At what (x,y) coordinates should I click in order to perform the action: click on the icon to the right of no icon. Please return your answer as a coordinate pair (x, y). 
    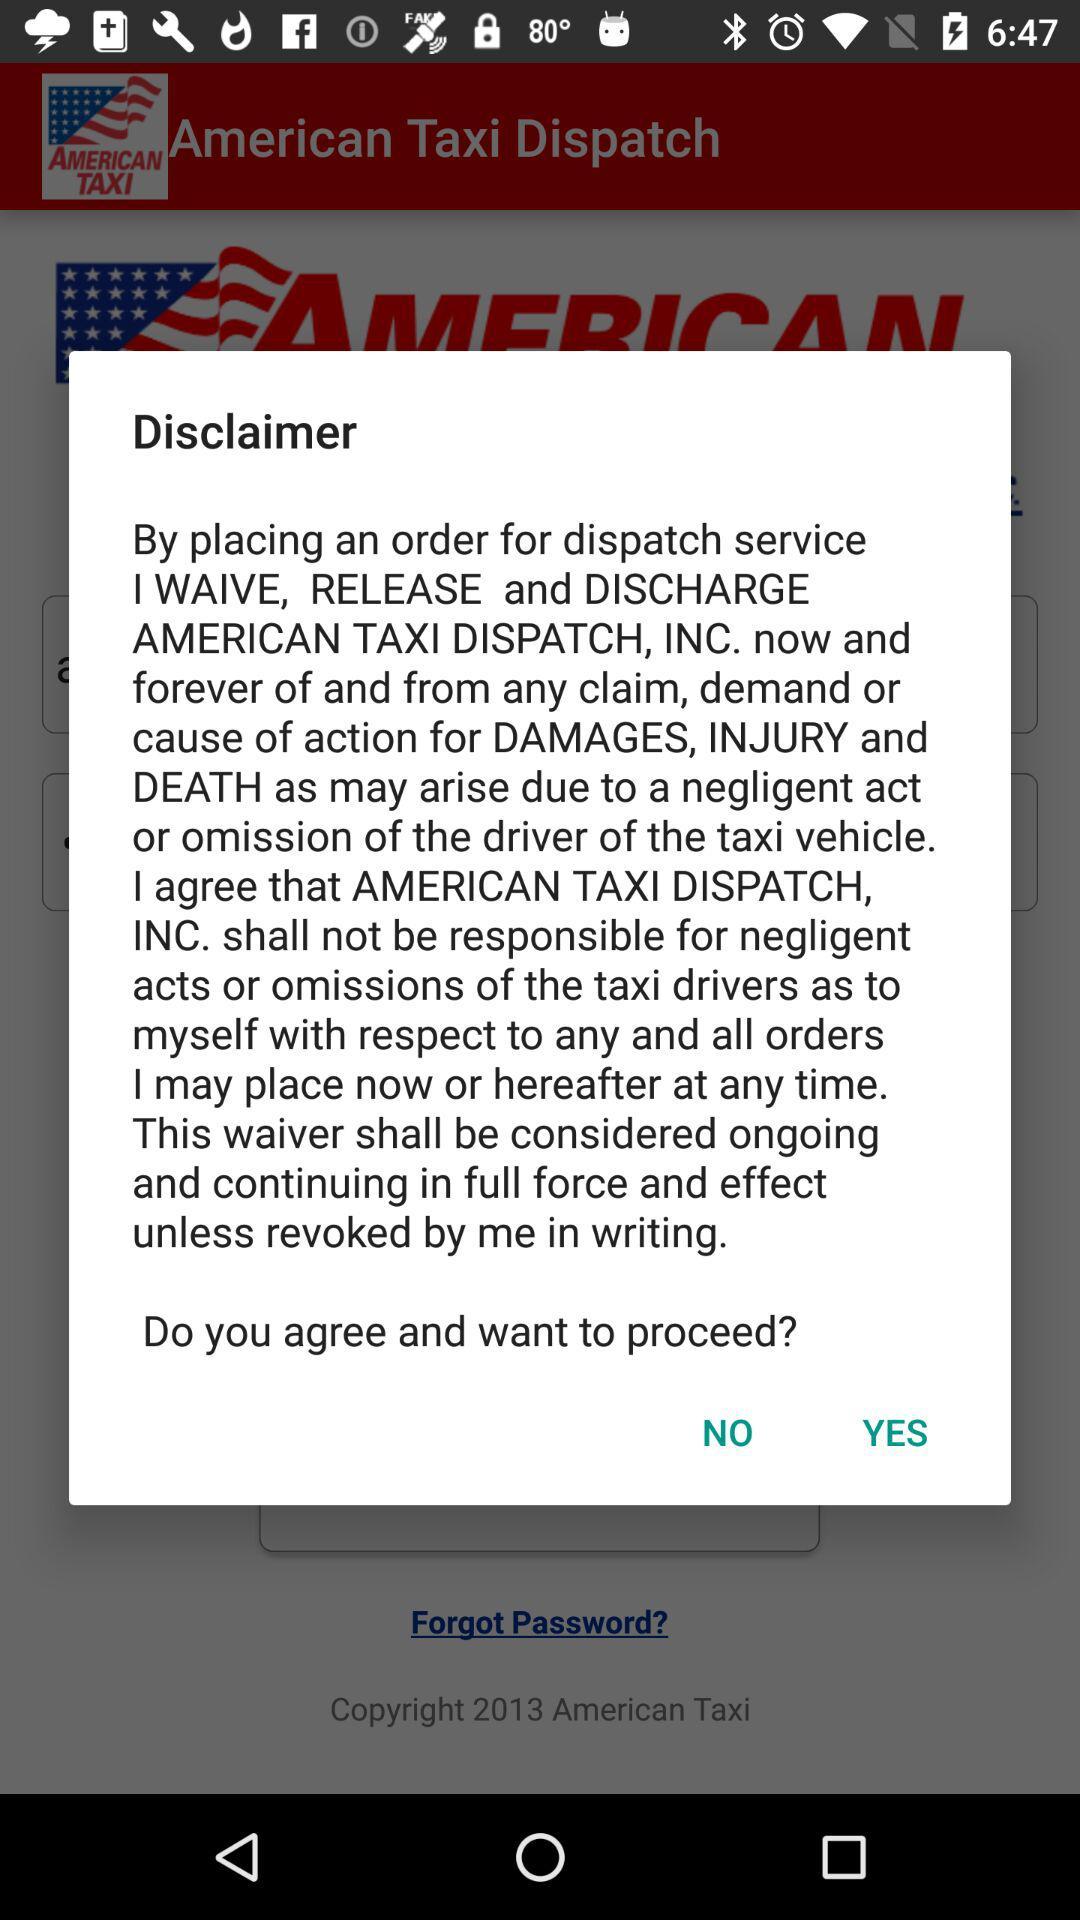
    Looking at the image, I should click on (894, 1430).